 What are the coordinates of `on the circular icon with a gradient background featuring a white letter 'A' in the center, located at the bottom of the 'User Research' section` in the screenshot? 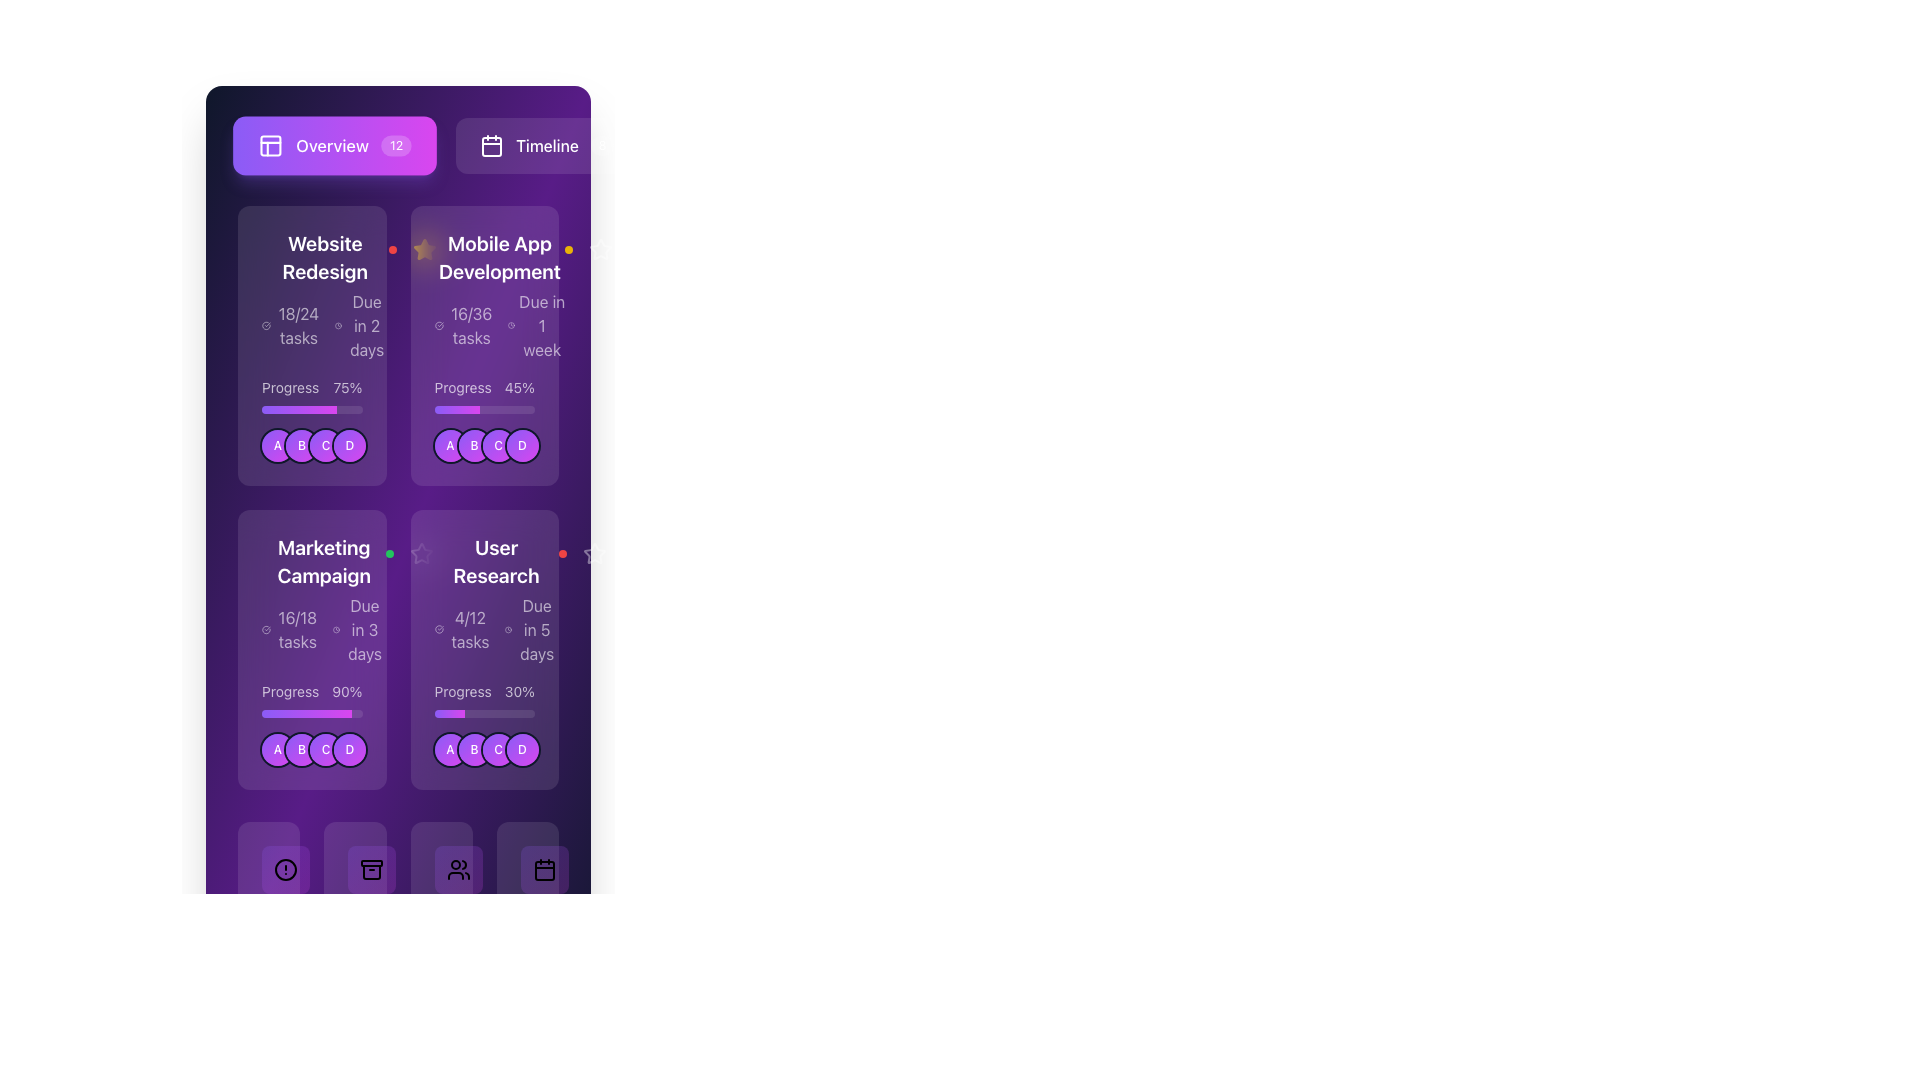 It's located at (449, 749).